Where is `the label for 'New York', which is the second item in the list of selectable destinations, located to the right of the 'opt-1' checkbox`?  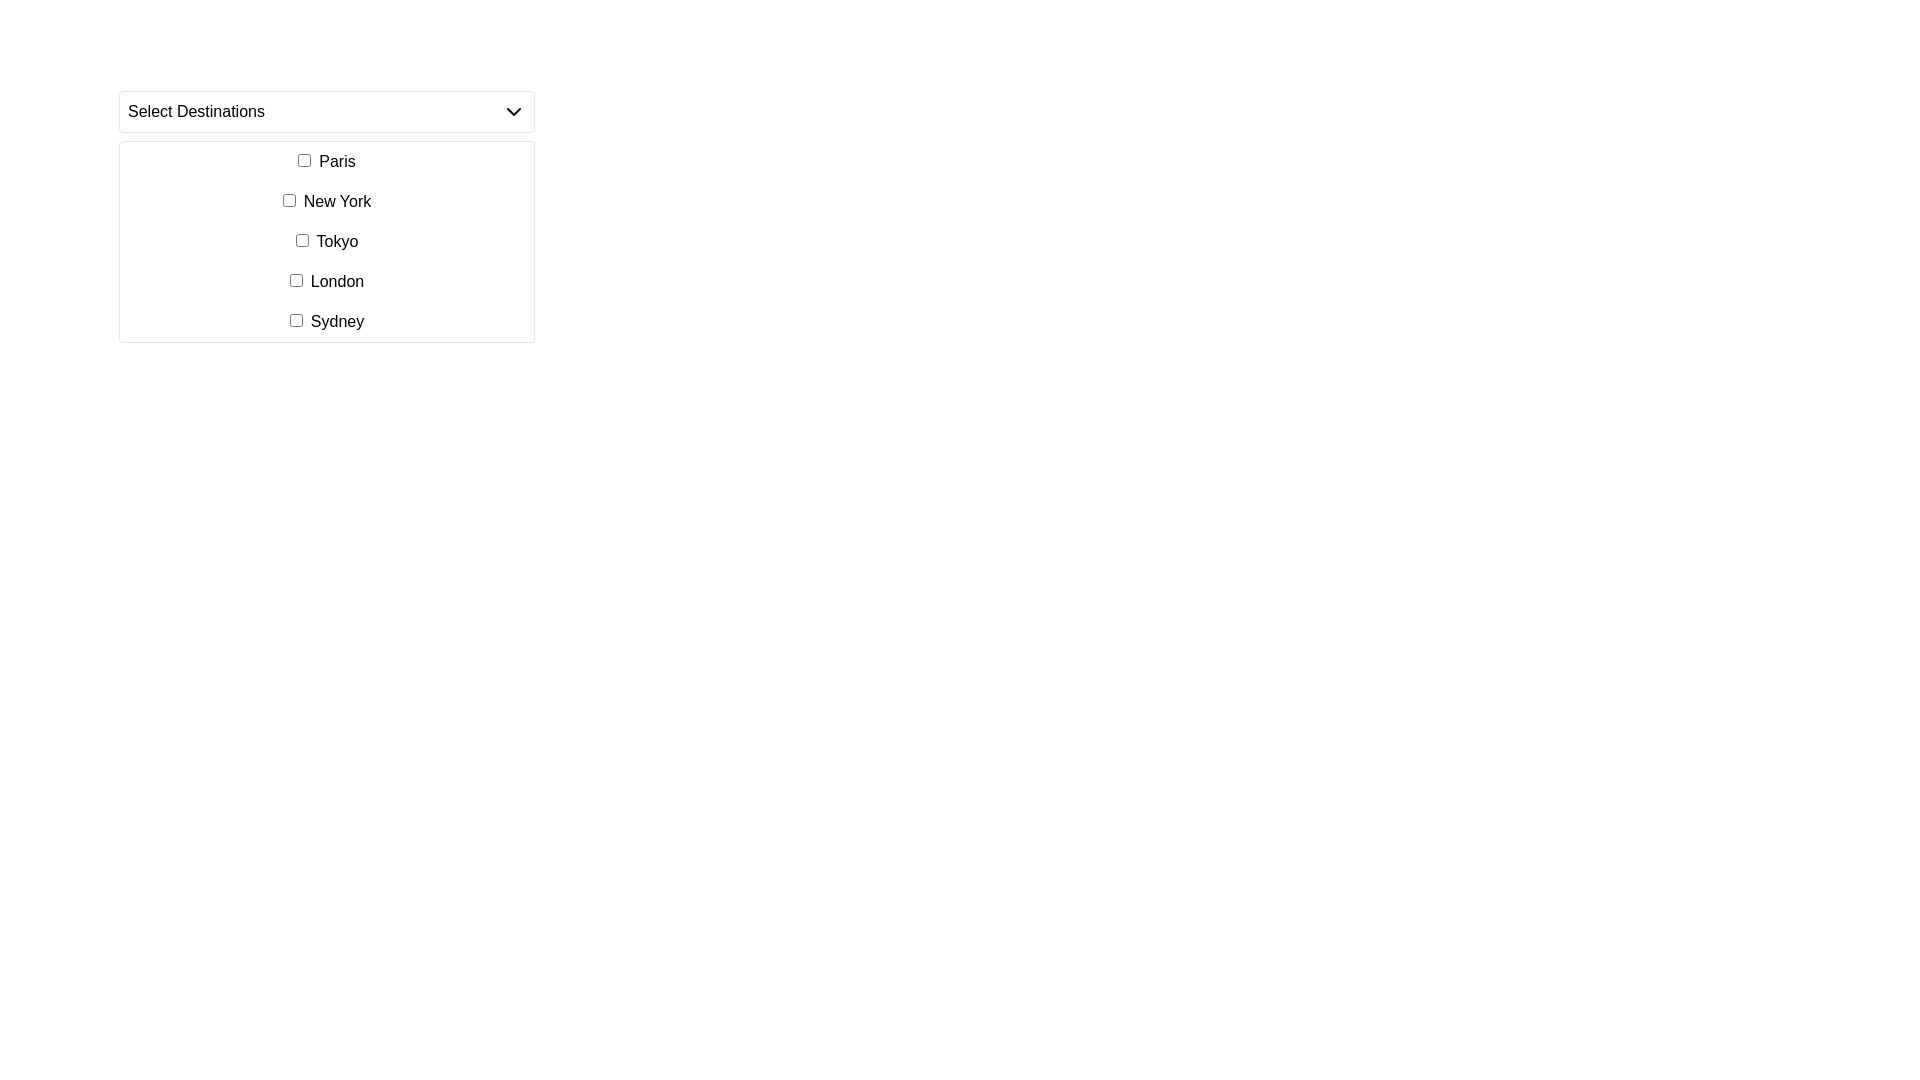
the label for 'New York', which is the second item in the list of selectable destinations, located to the right of the 'opt-1' checkbox is located at coordinates (337, 201).